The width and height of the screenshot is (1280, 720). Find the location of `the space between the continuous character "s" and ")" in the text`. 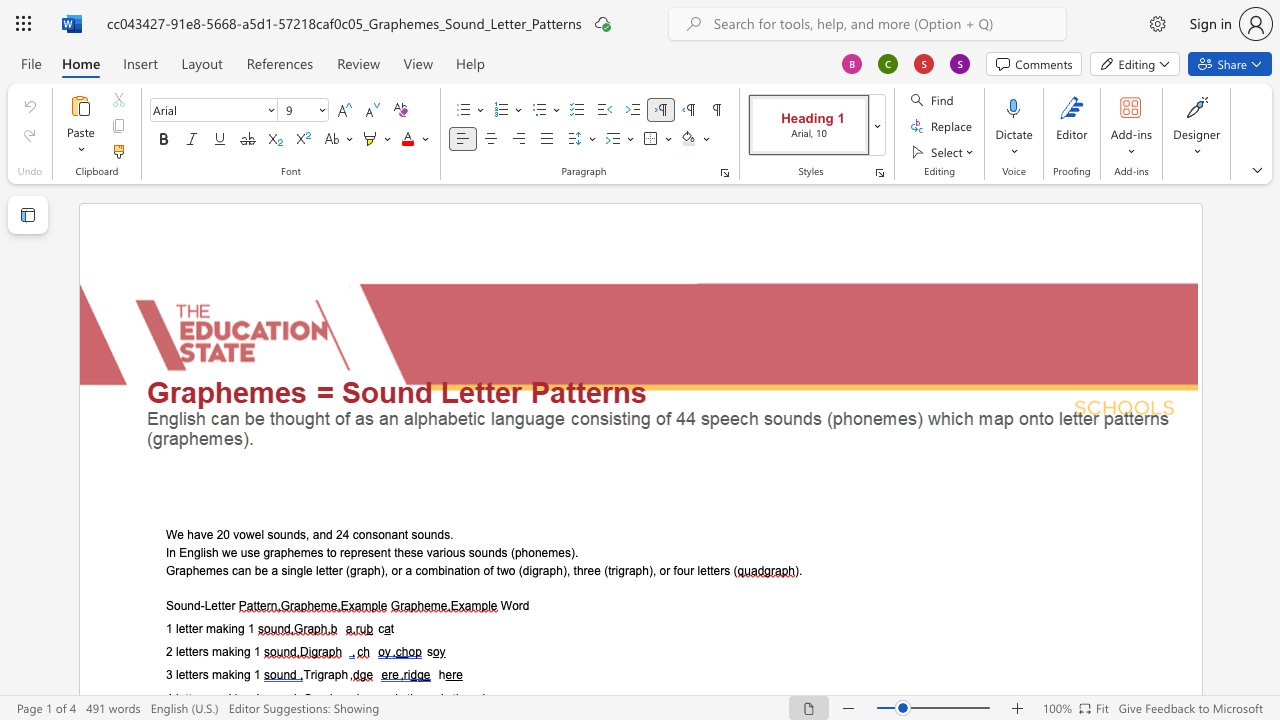

the space between the continuous character "s" and ")" in the text is located at coordinates (569, 552).